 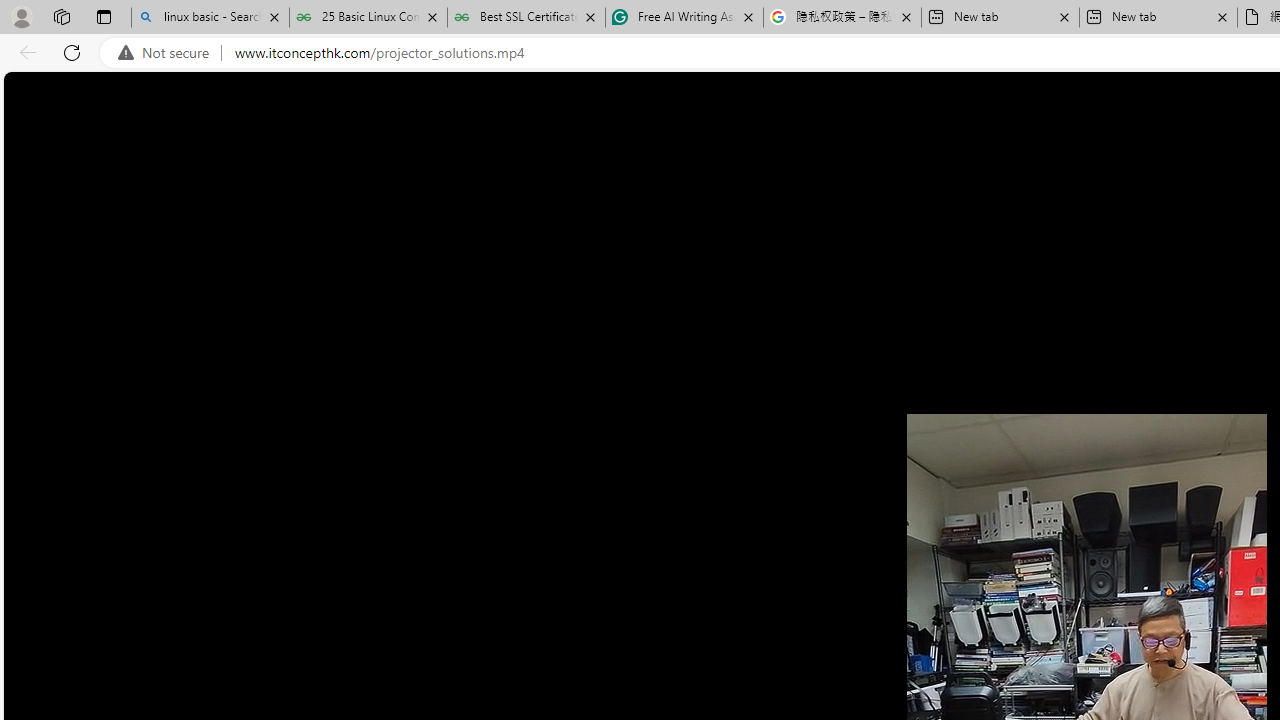 What do you see at coordinates (526, 17) in the screenshot?
I see `'Best SSL Certificates Provider in India - GeeksforGeeks'` at bounding box center [526, 17].